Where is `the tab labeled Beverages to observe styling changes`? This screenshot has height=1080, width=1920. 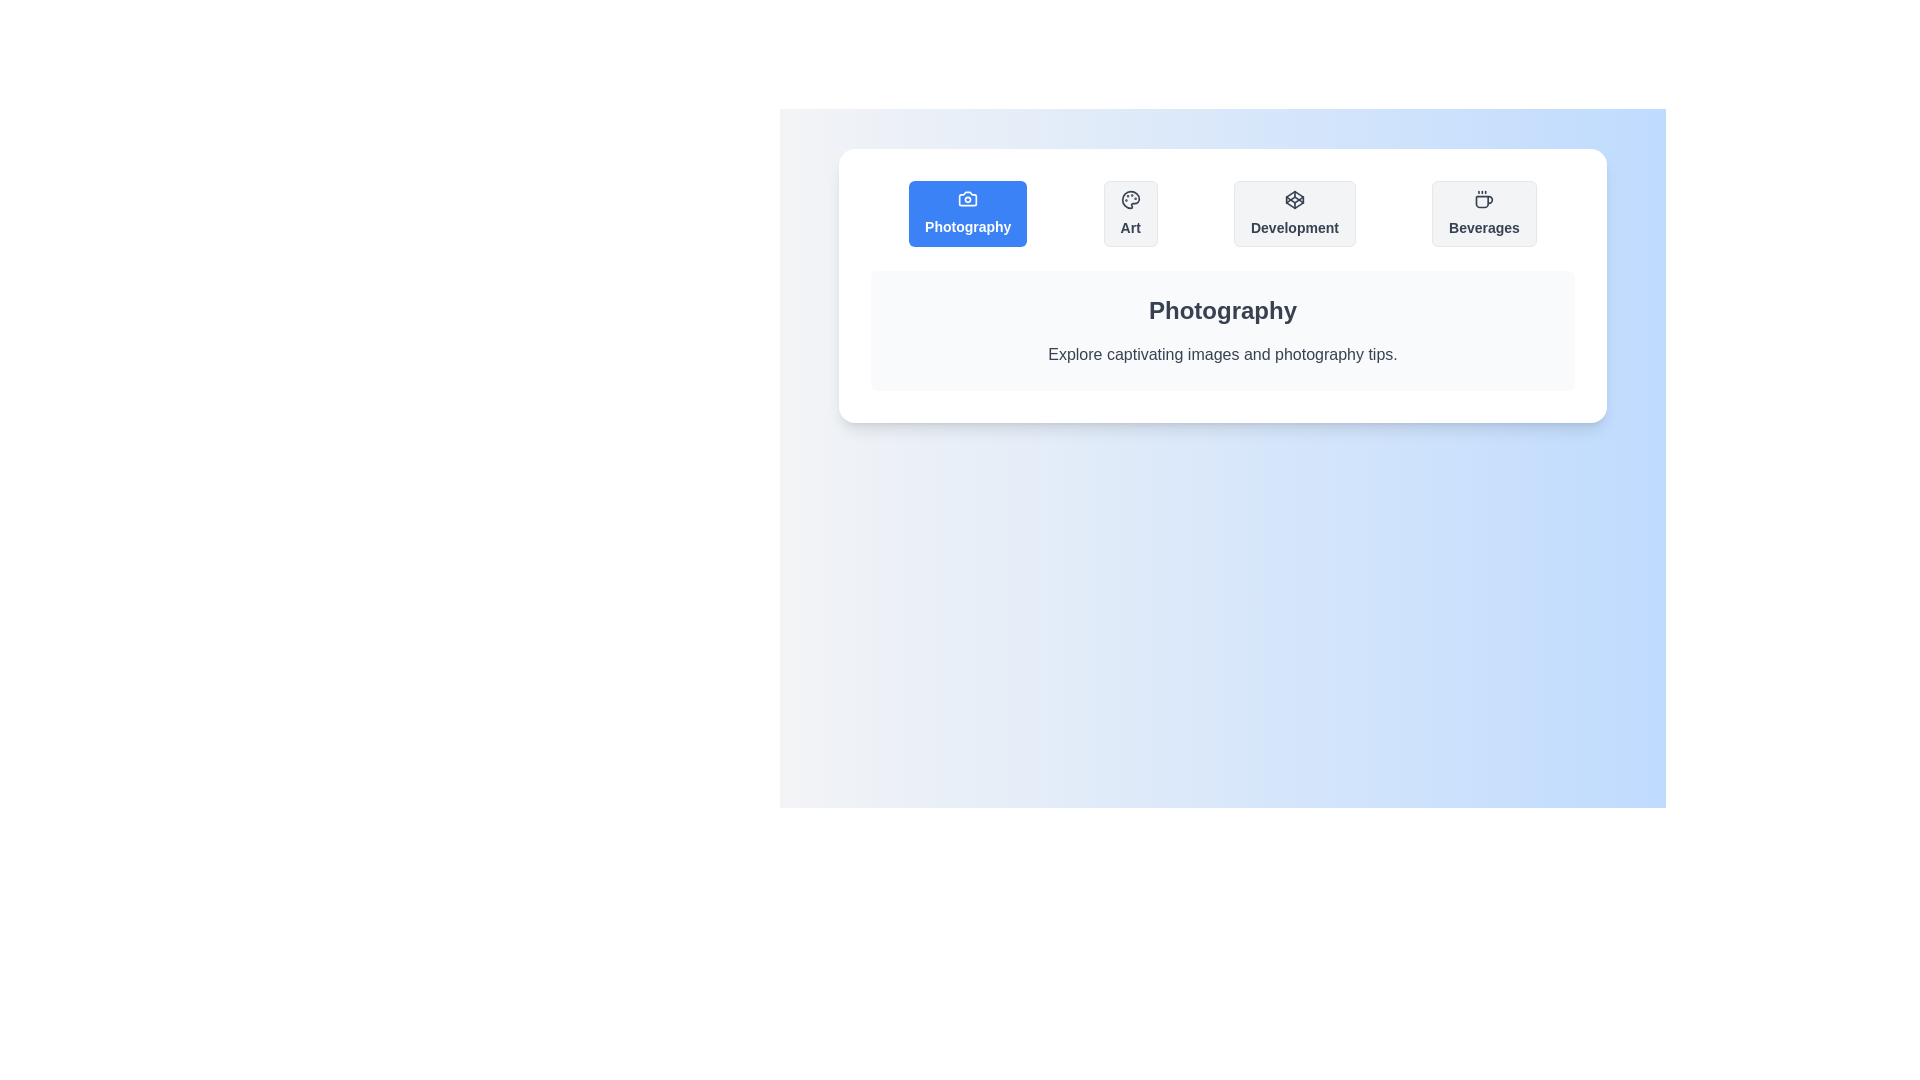
the tab labeled Beverages to observe styling changes is located at coordinates (1484, 213).